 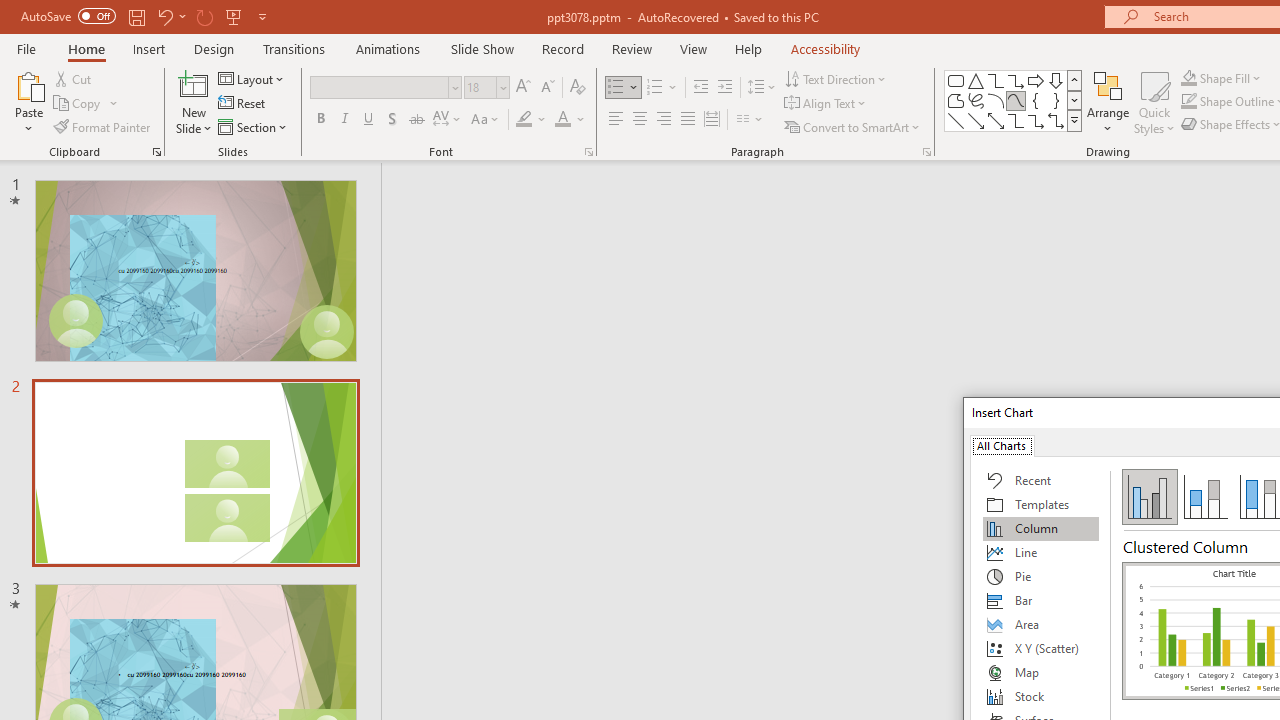 I want to click on 'Templates', so click(x=1040, y=504).